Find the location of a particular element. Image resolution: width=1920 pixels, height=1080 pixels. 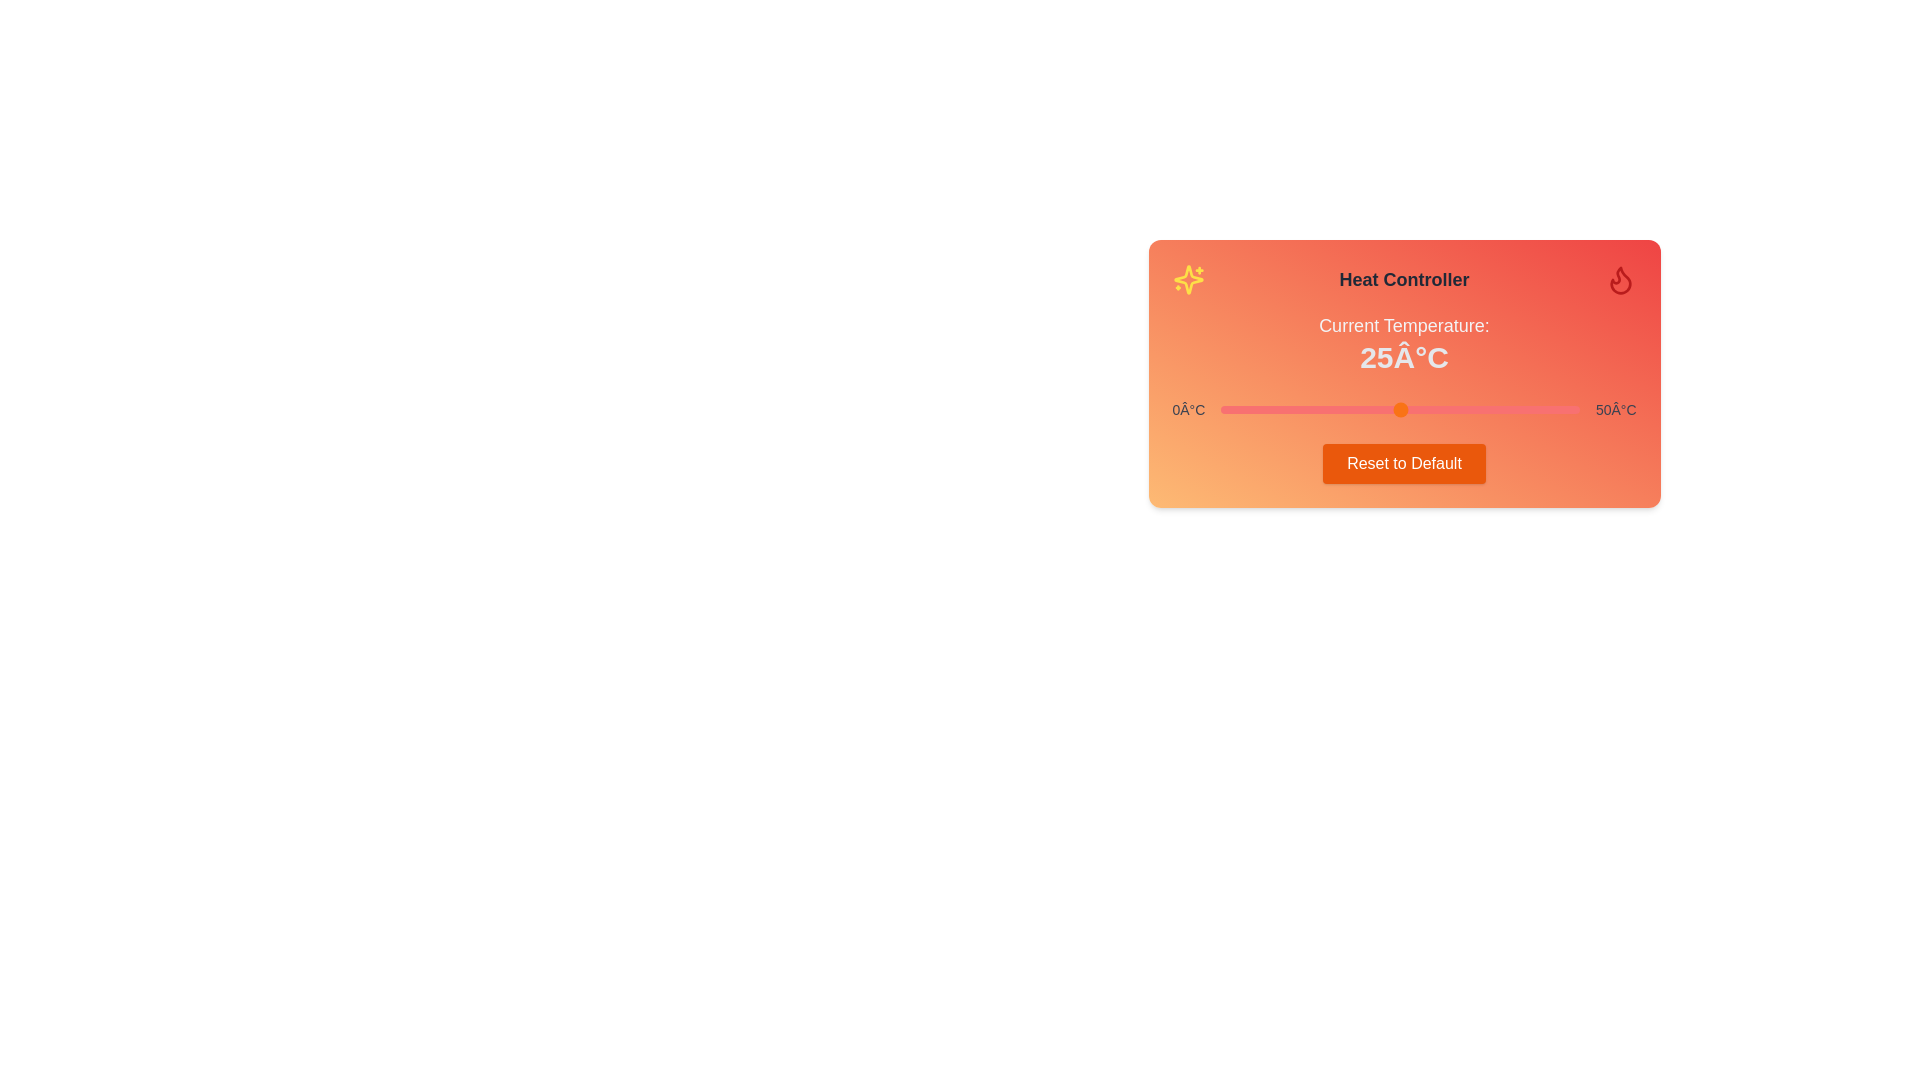

the 'Reset to Default' button to reset the temperature to its default value is located at coordinates (1403, 463).